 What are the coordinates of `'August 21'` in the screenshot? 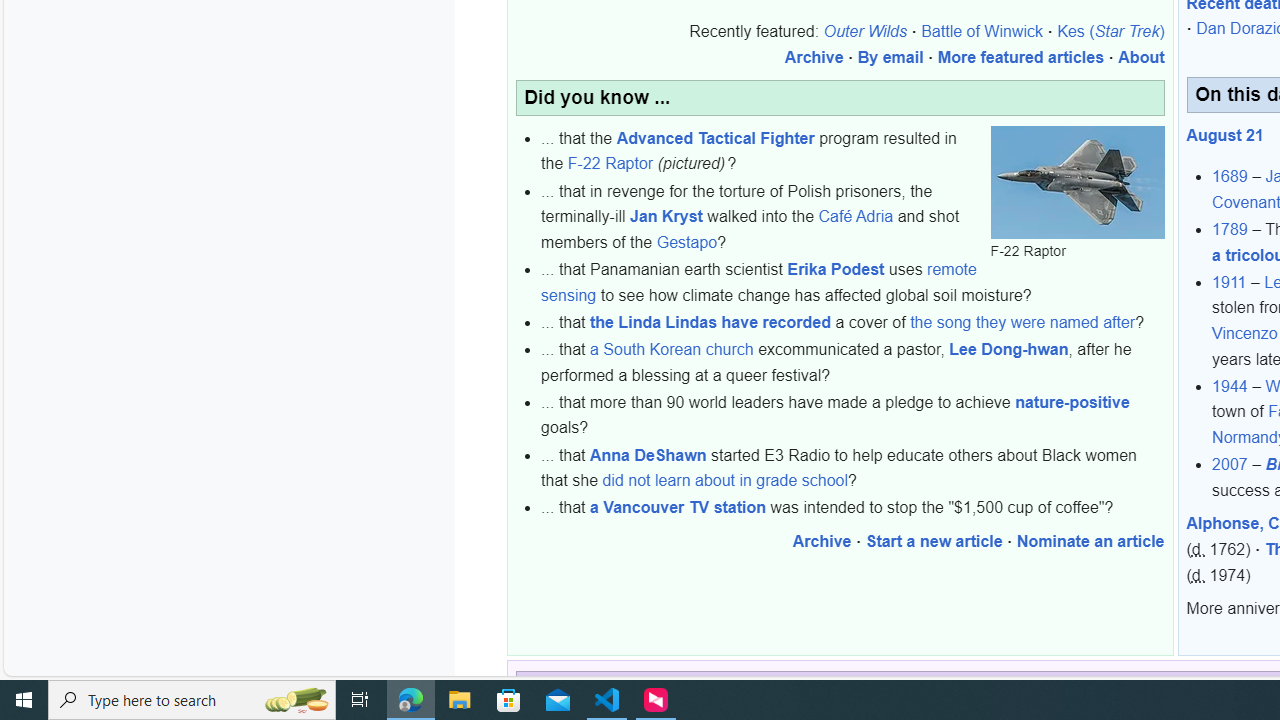 It's located at (1224, 135).